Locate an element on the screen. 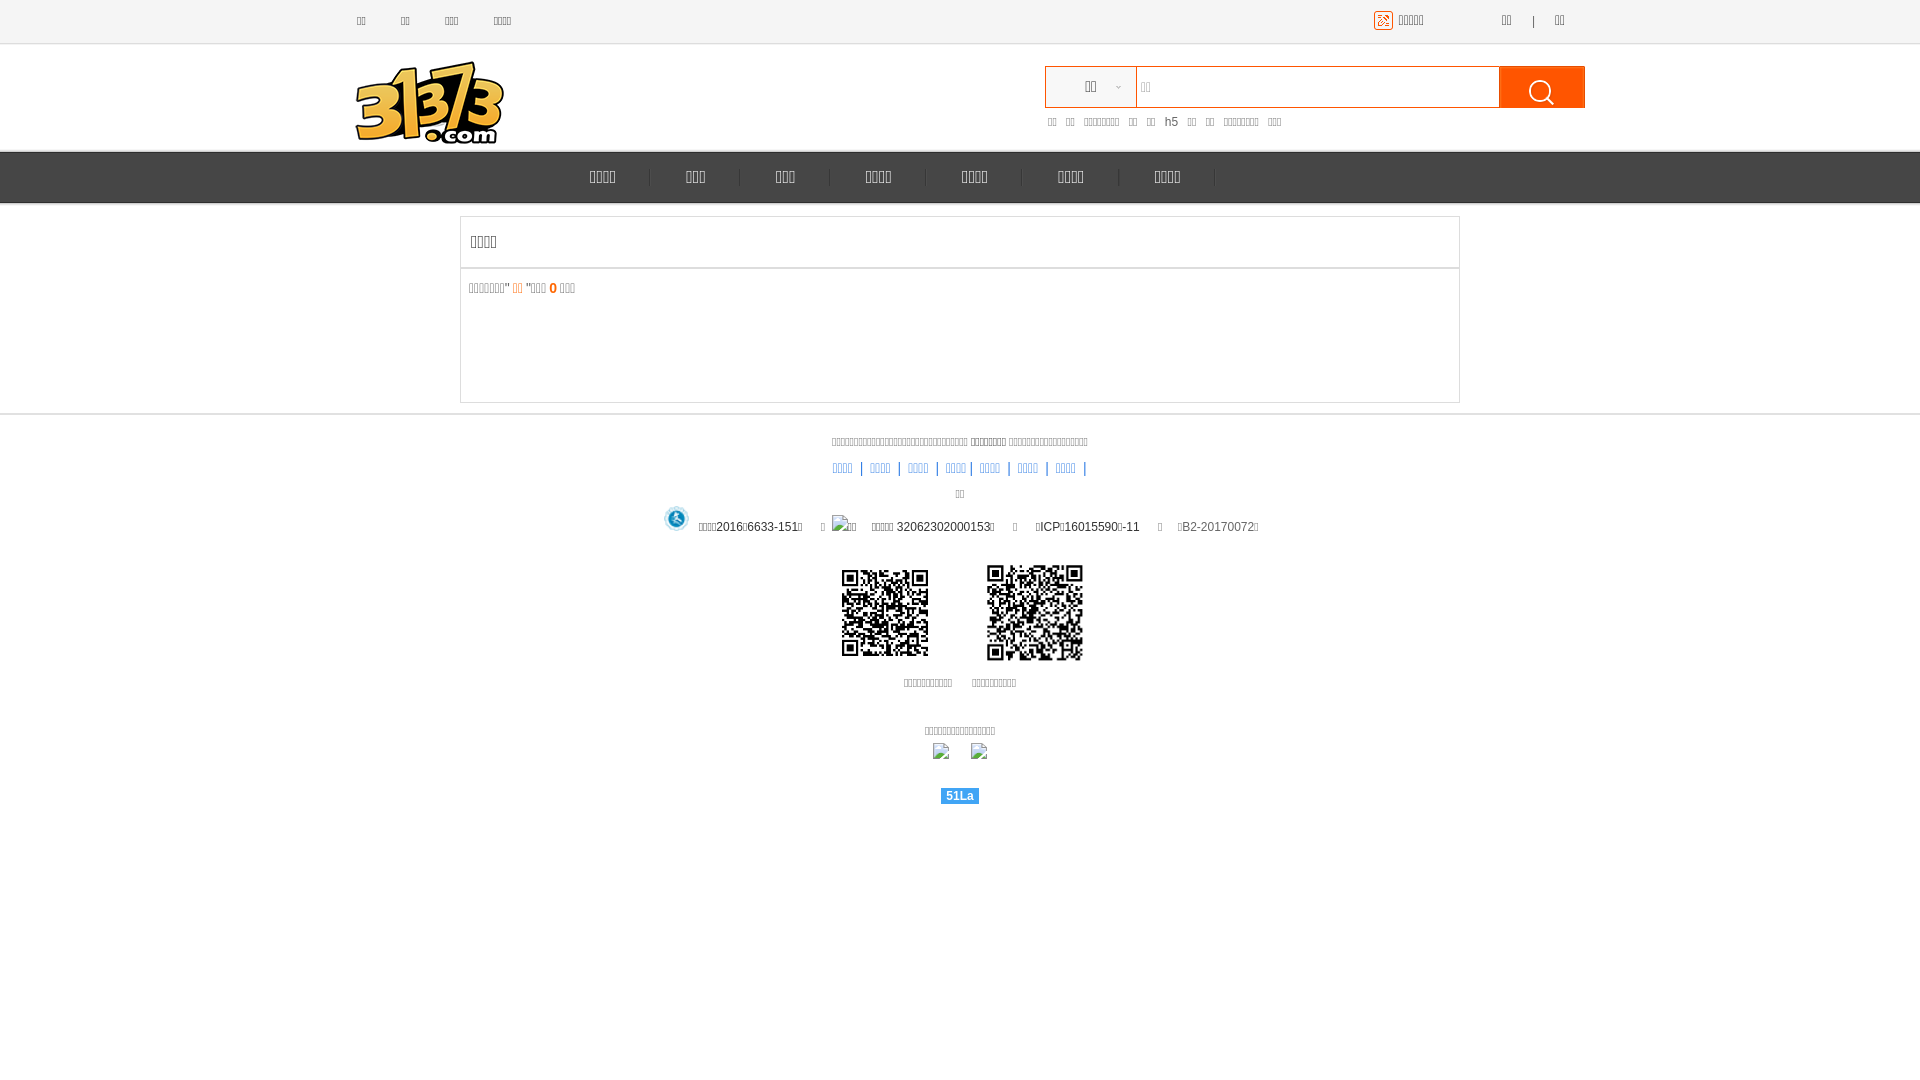 The image size is (1920, 1080). '51La' is located at coordinates (958, 794).